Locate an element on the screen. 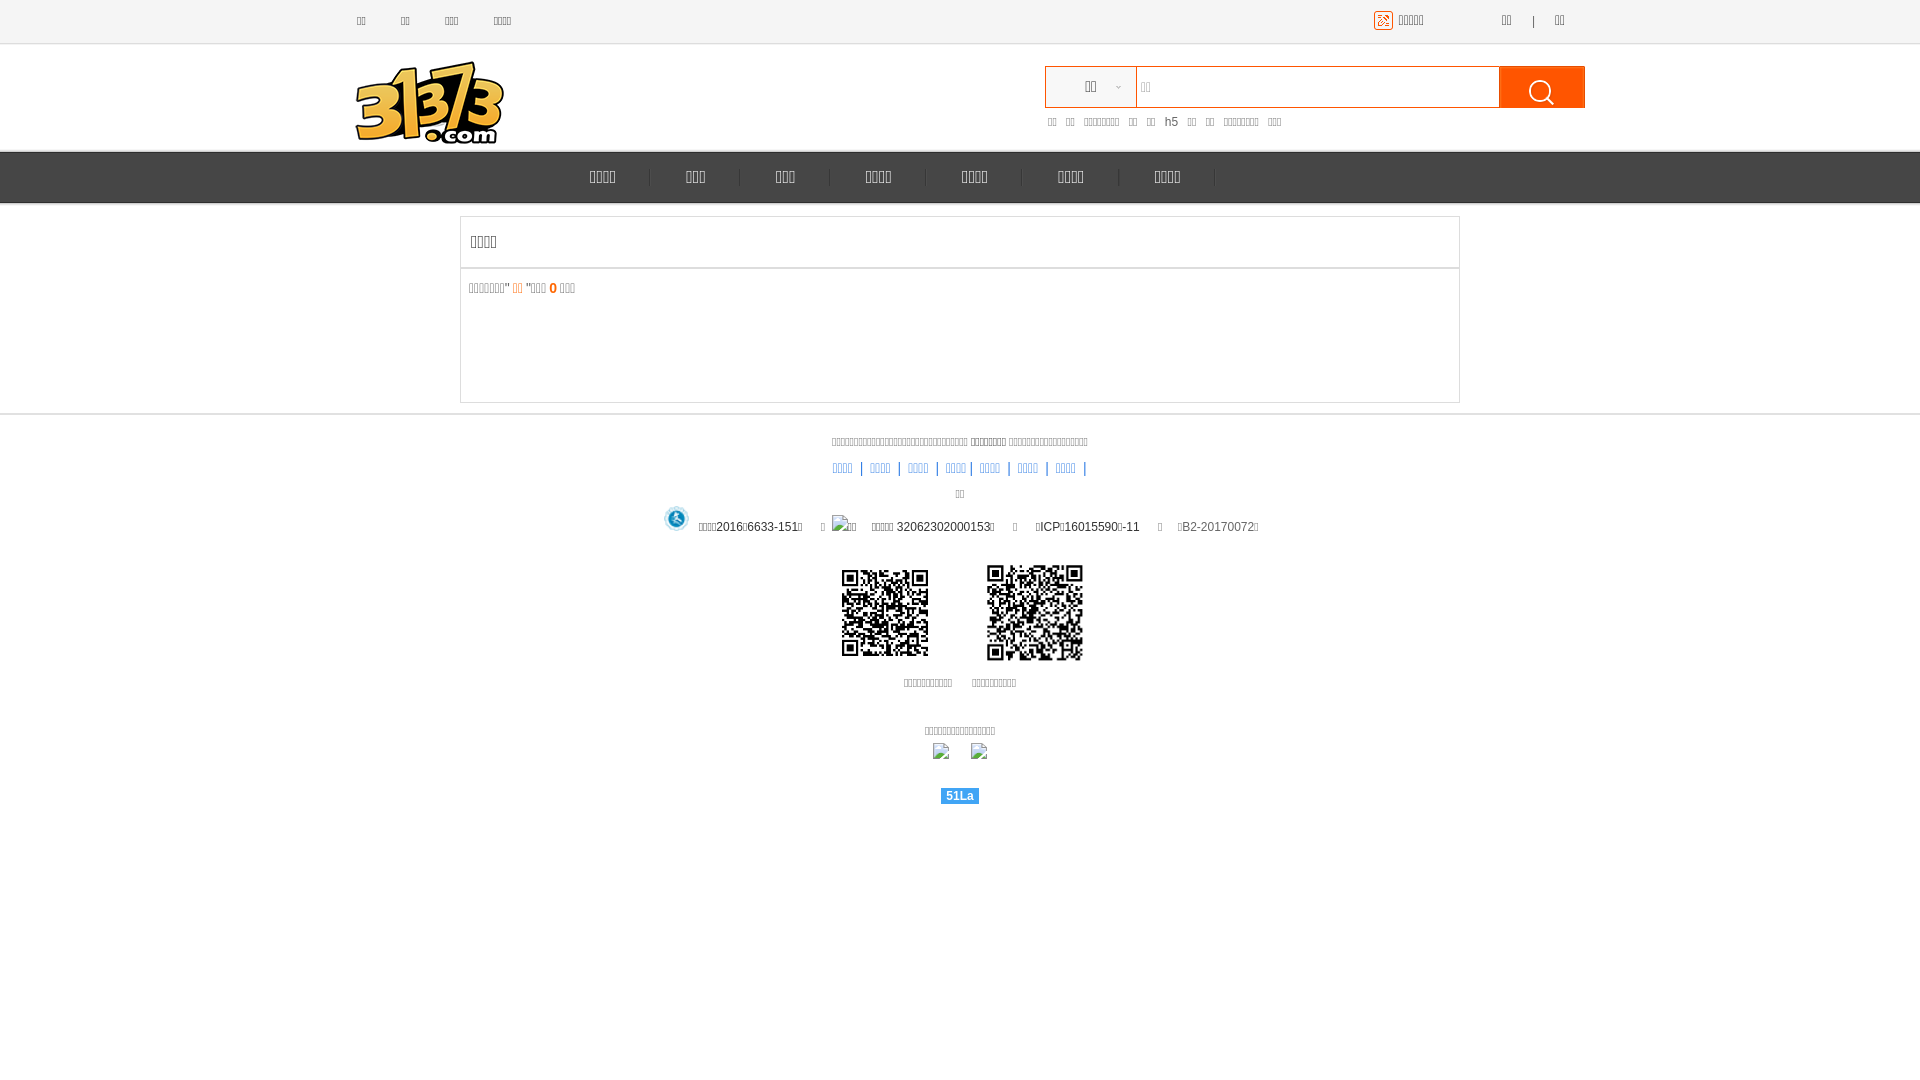 The image size is (1920, 1080). '51La' is located at coordinates (958, 794).